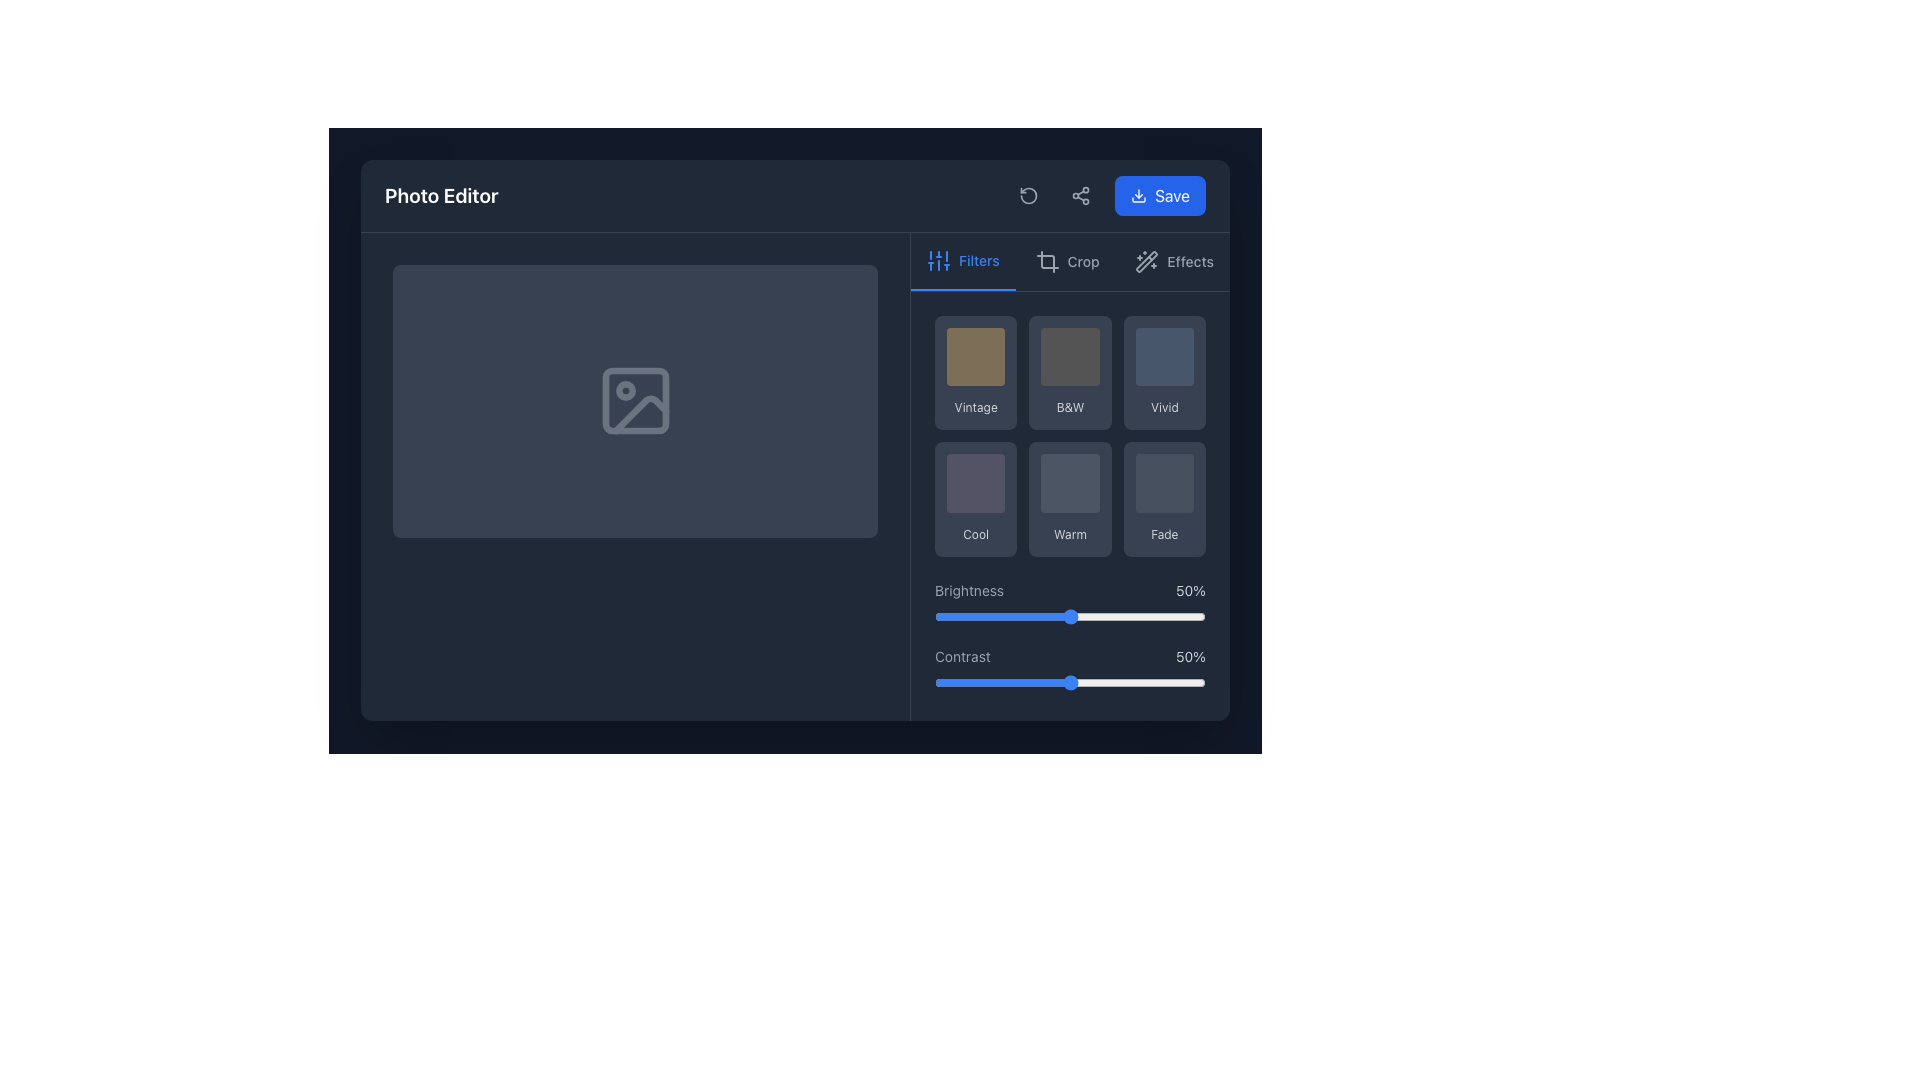 The height and width of the screenshot is (1080, 1920). What do you see at coordinates (1016, 681) in the screenshot?
I see `the contrast` at bounding box center [1016, 681].